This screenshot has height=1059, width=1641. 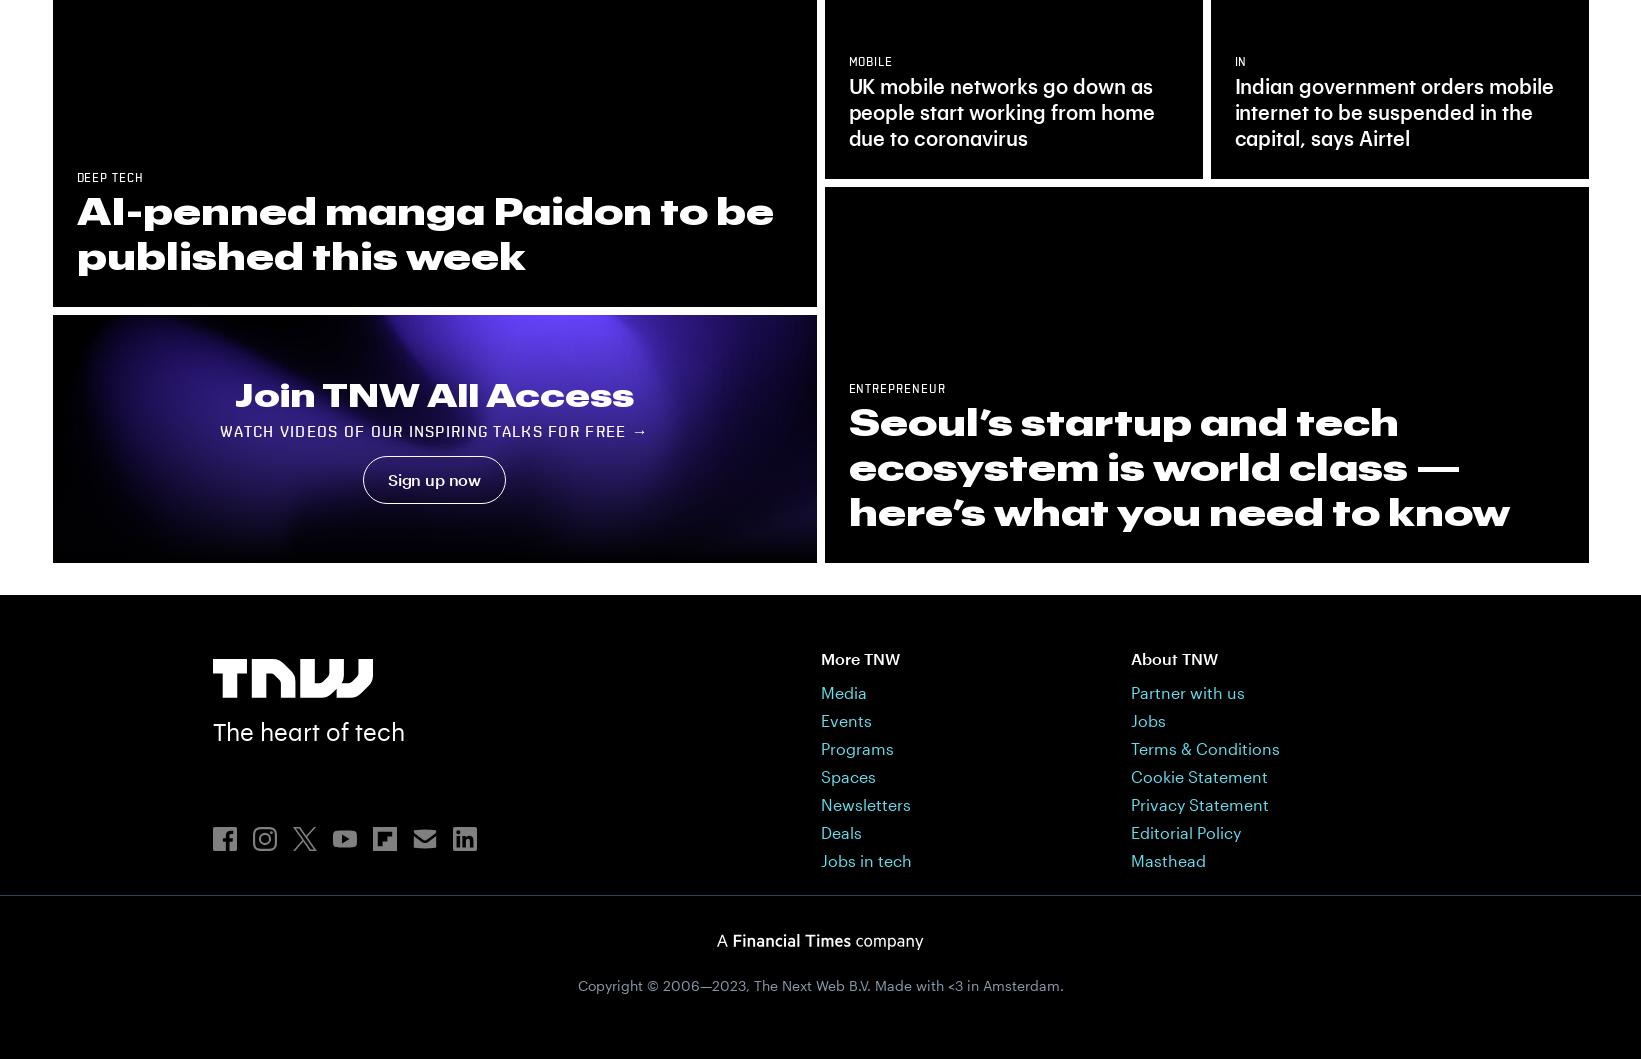 I want to click on 'Masthead', so click(x=1166, y=859).